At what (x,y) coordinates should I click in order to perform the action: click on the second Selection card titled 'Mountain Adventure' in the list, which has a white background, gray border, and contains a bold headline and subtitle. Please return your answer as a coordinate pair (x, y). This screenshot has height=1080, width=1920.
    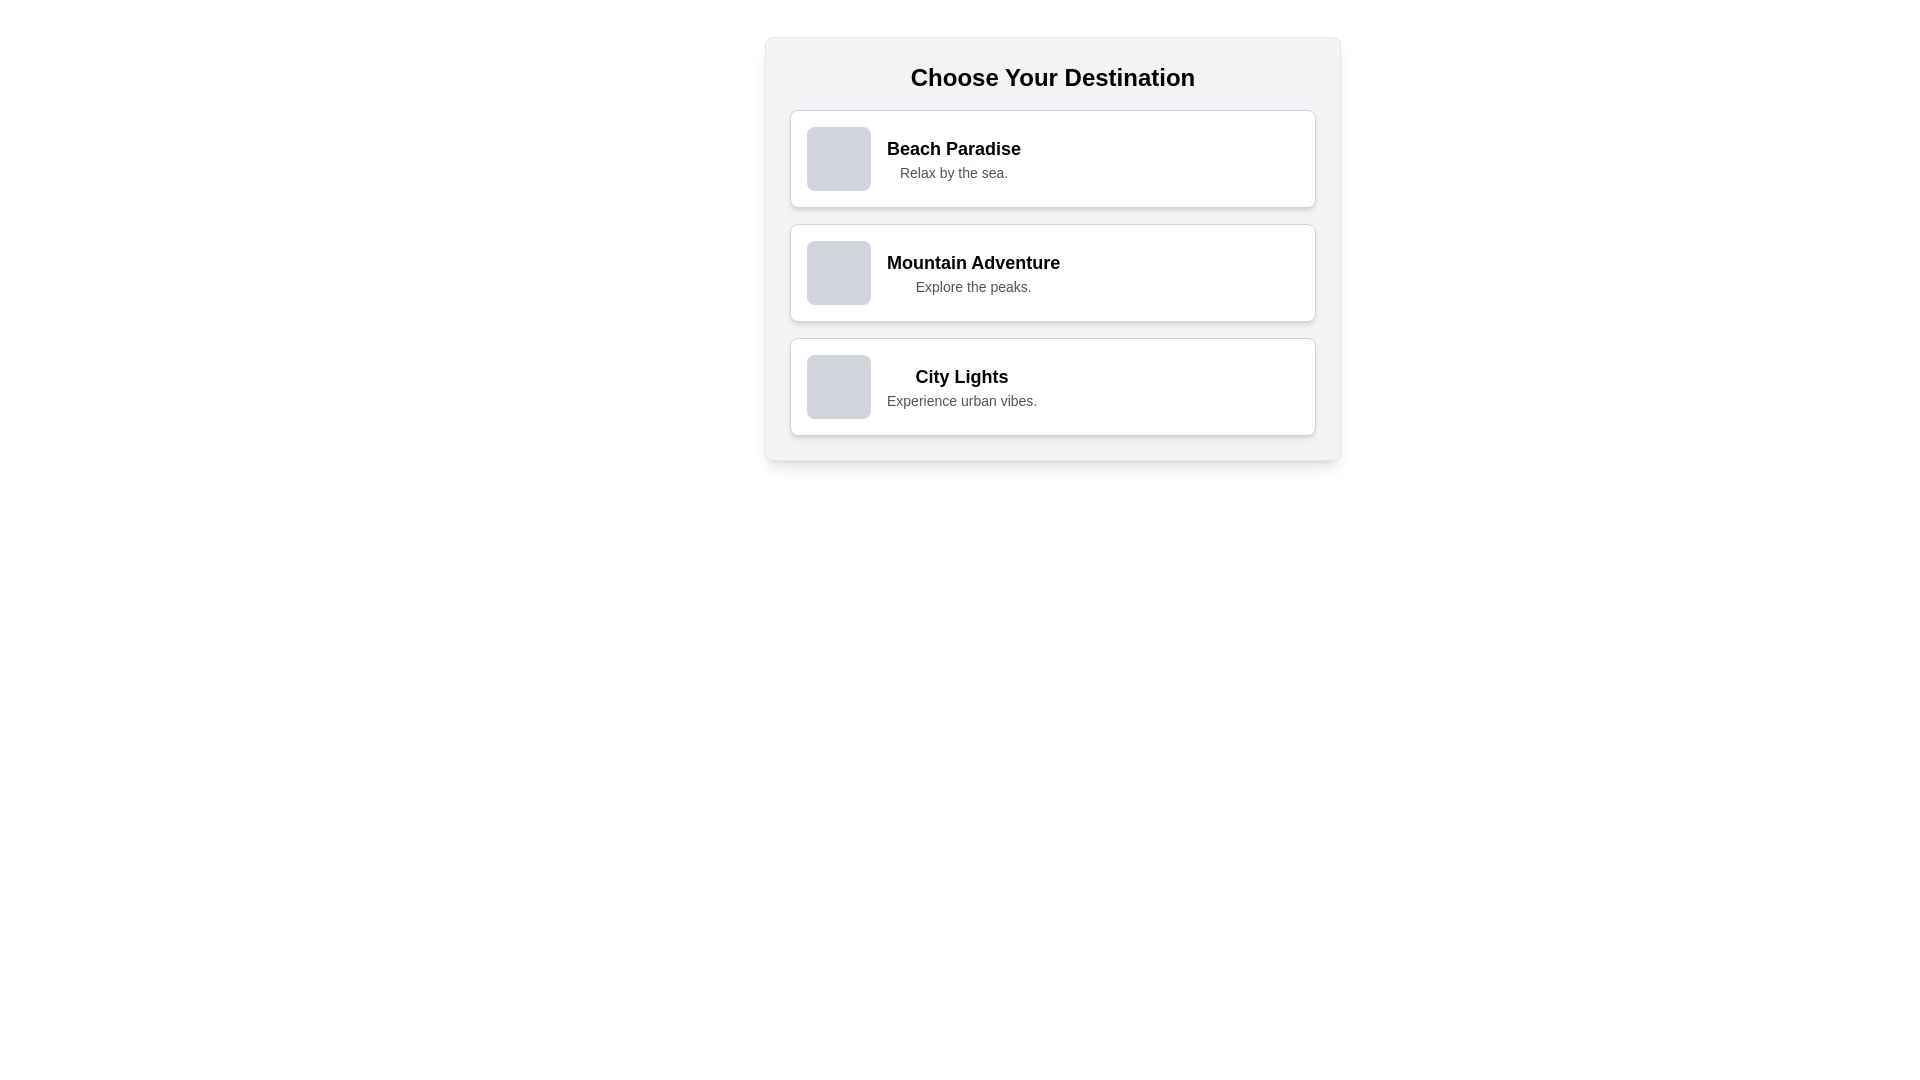
    Looking at the image, I should click on (1051, 273).